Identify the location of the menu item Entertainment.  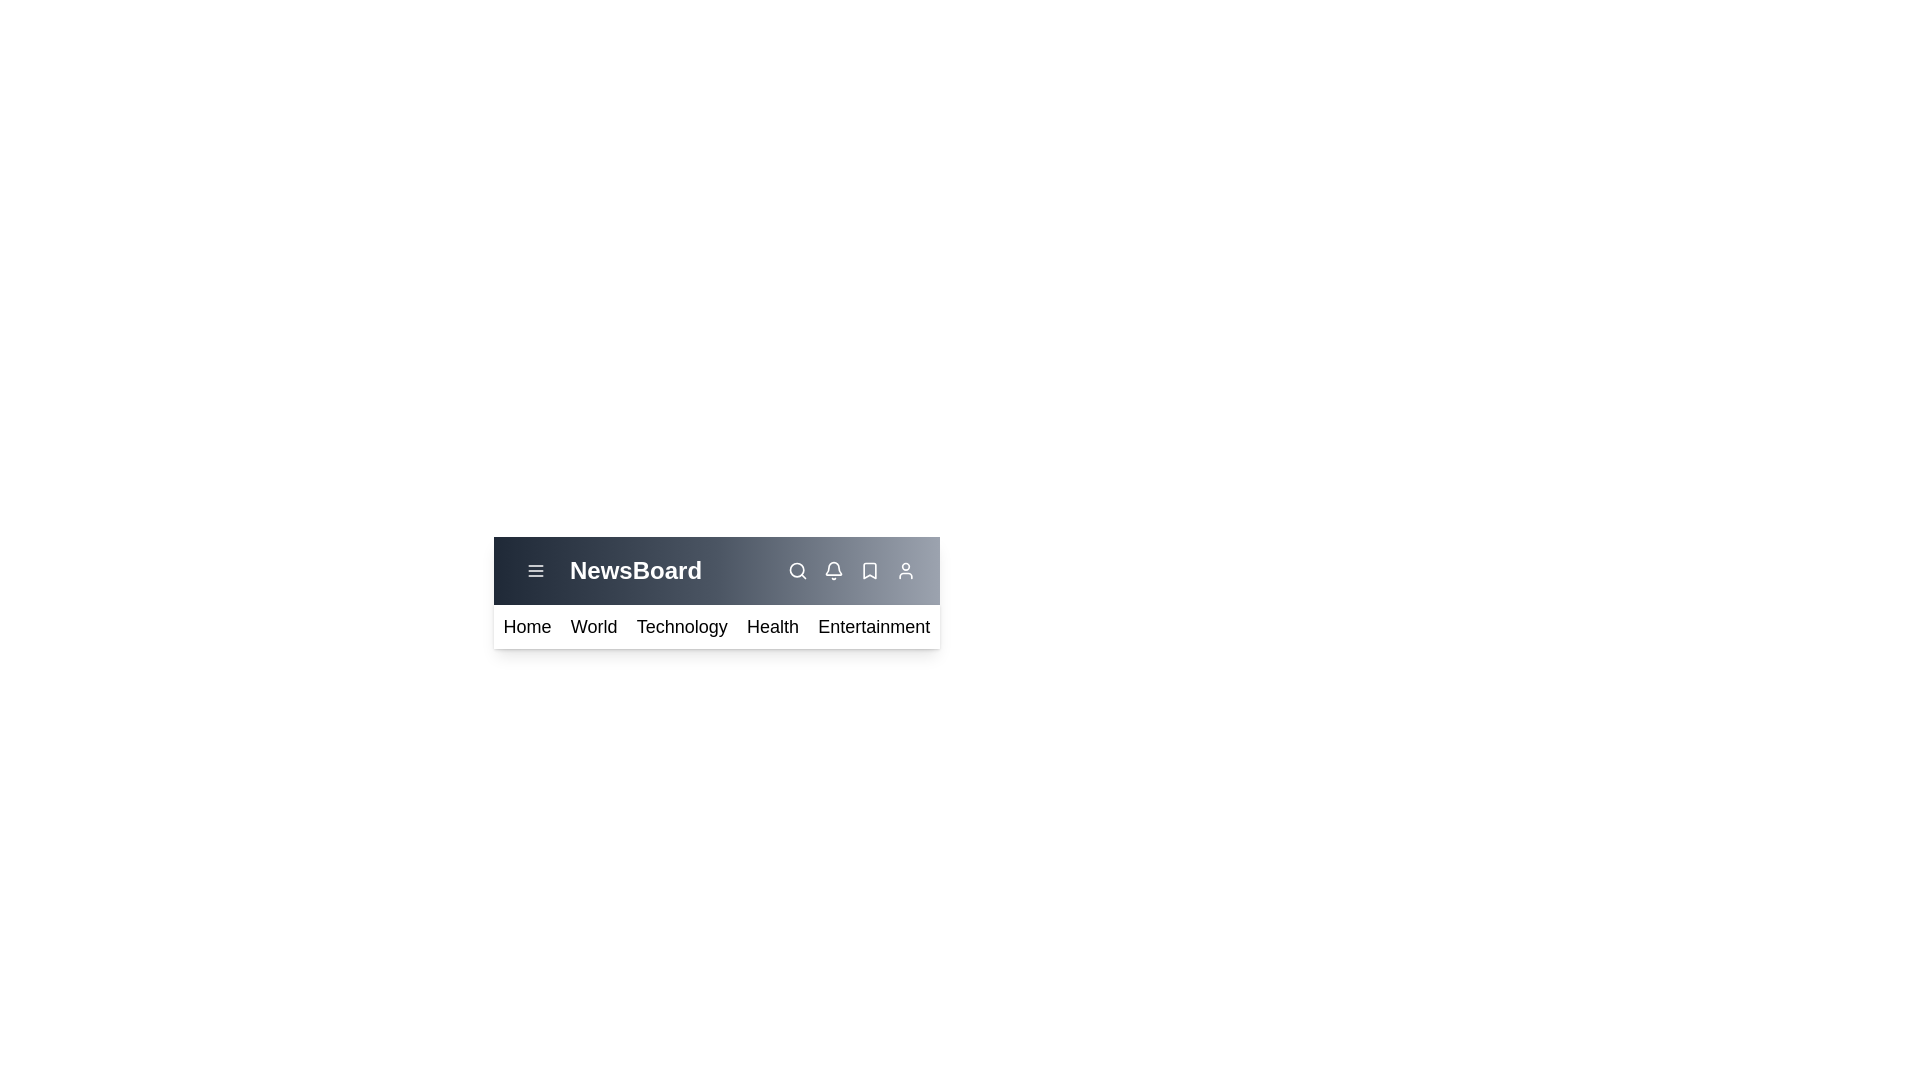
(873, 626).